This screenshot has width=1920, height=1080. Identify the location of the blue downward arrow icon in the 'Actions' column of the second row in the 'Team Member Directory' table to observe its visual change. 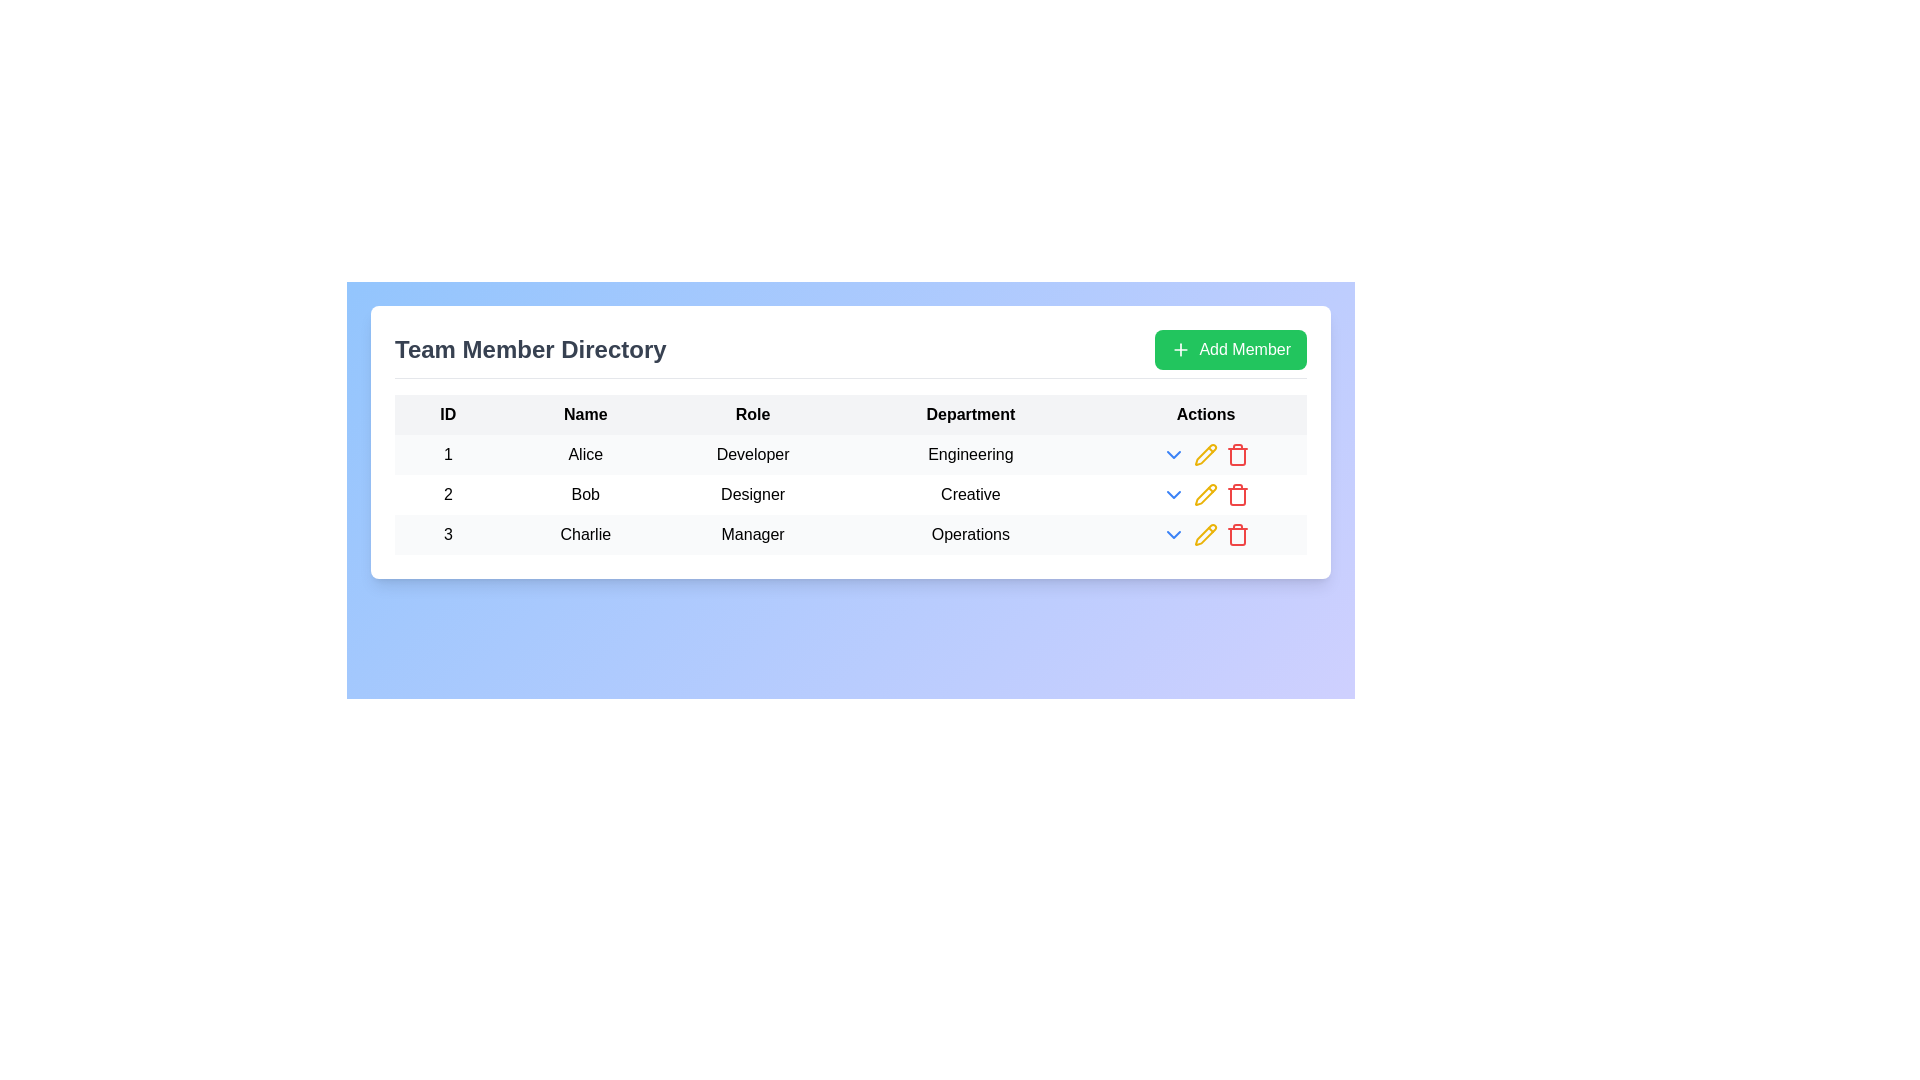
(1174, 494).